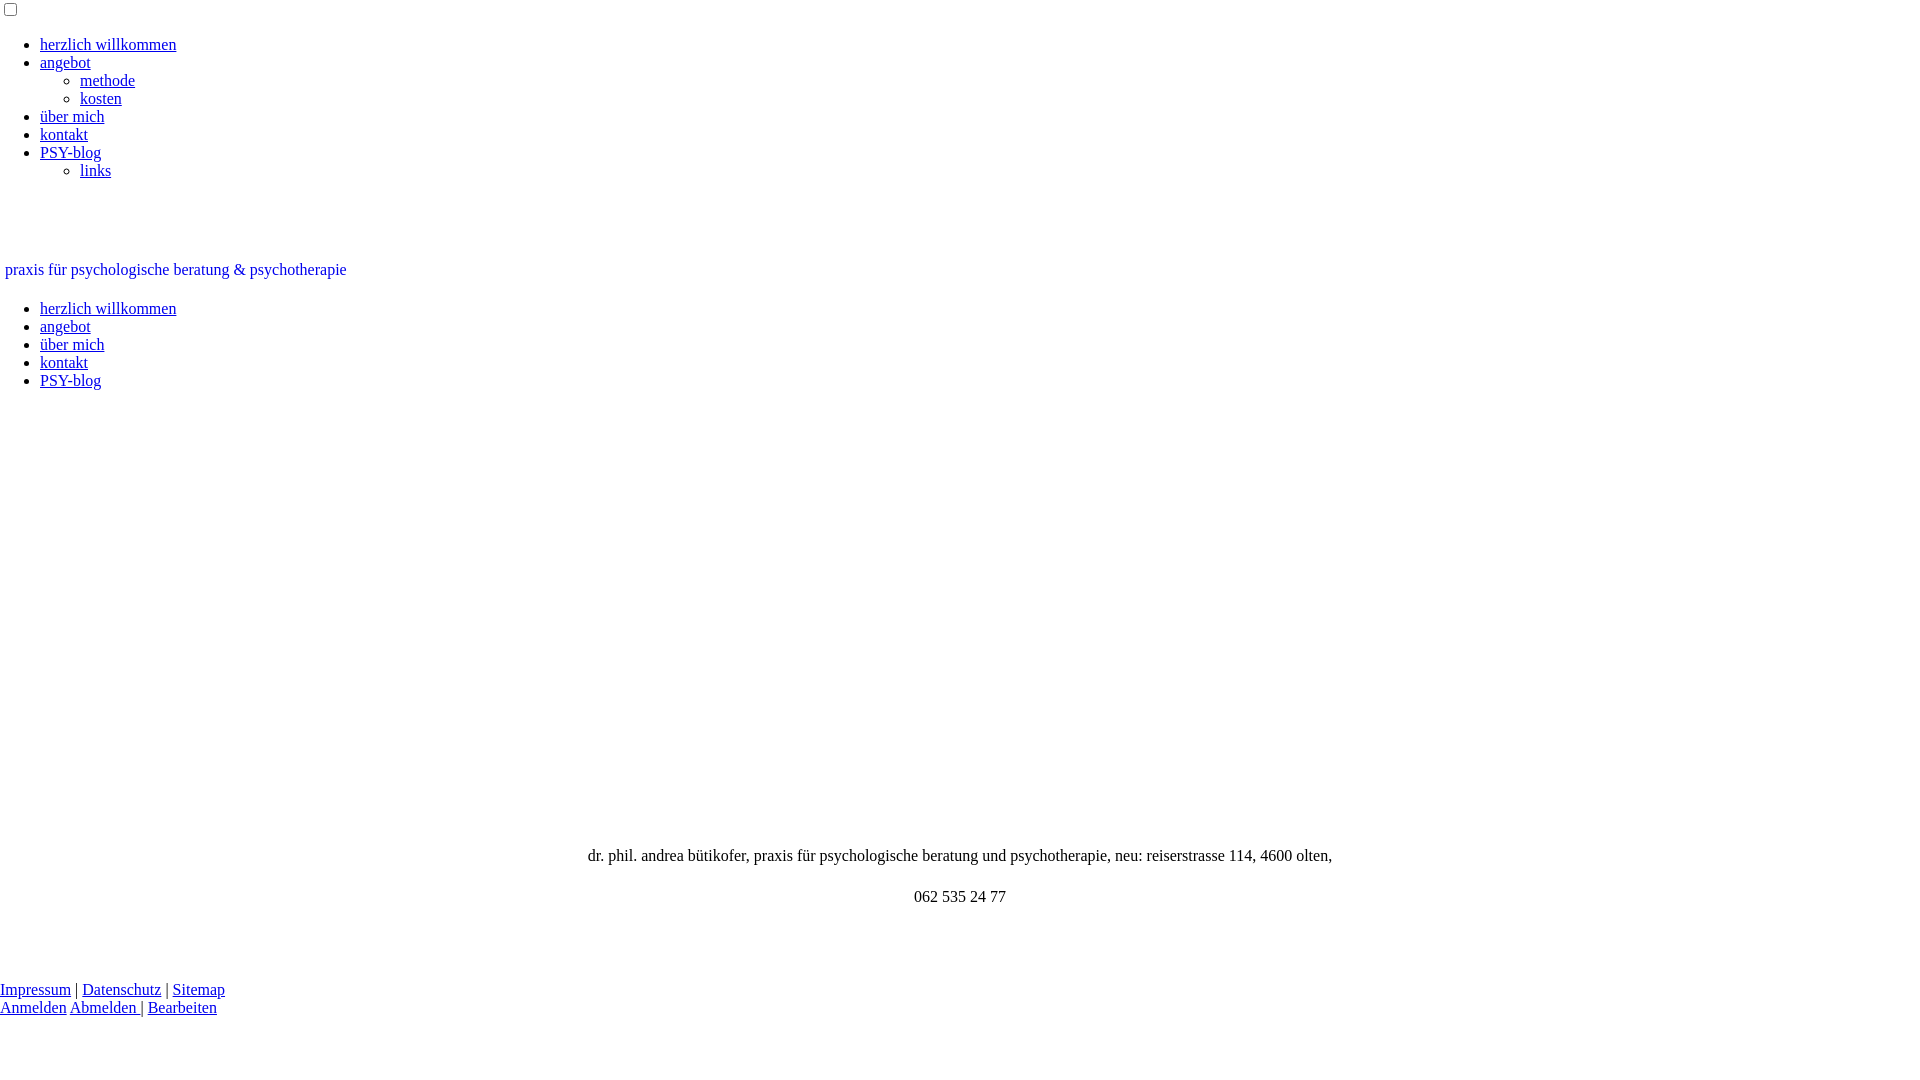 The height and width of the screenshot is (1080, 1920). What do you see at coordinates (63, 134) in the screenshot?
I see `'kontakt'` at bounding box center [63, 134].